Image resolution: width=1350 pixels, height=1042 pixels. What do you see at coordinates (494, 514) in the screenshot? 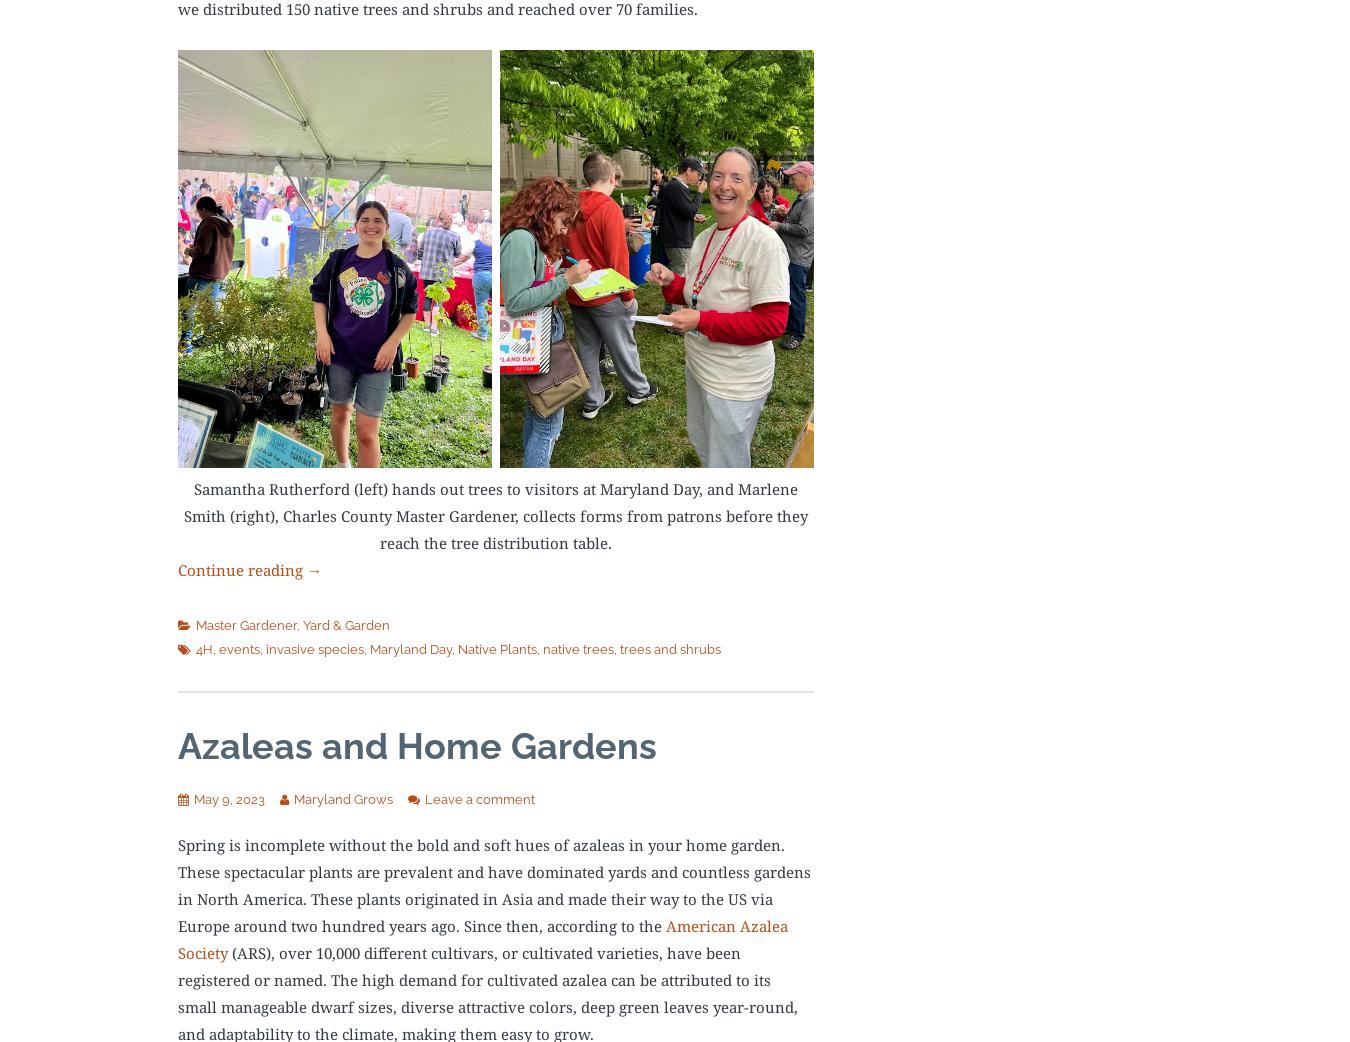
I see `'Samantha Rutherford (left) hands out trees to visitors at Maryland Day, and Marlene Smith (right), Charles County Master Gardener, collects forms from patrons before they reach the tree distribution table.'` at bounding box center [494, 514].